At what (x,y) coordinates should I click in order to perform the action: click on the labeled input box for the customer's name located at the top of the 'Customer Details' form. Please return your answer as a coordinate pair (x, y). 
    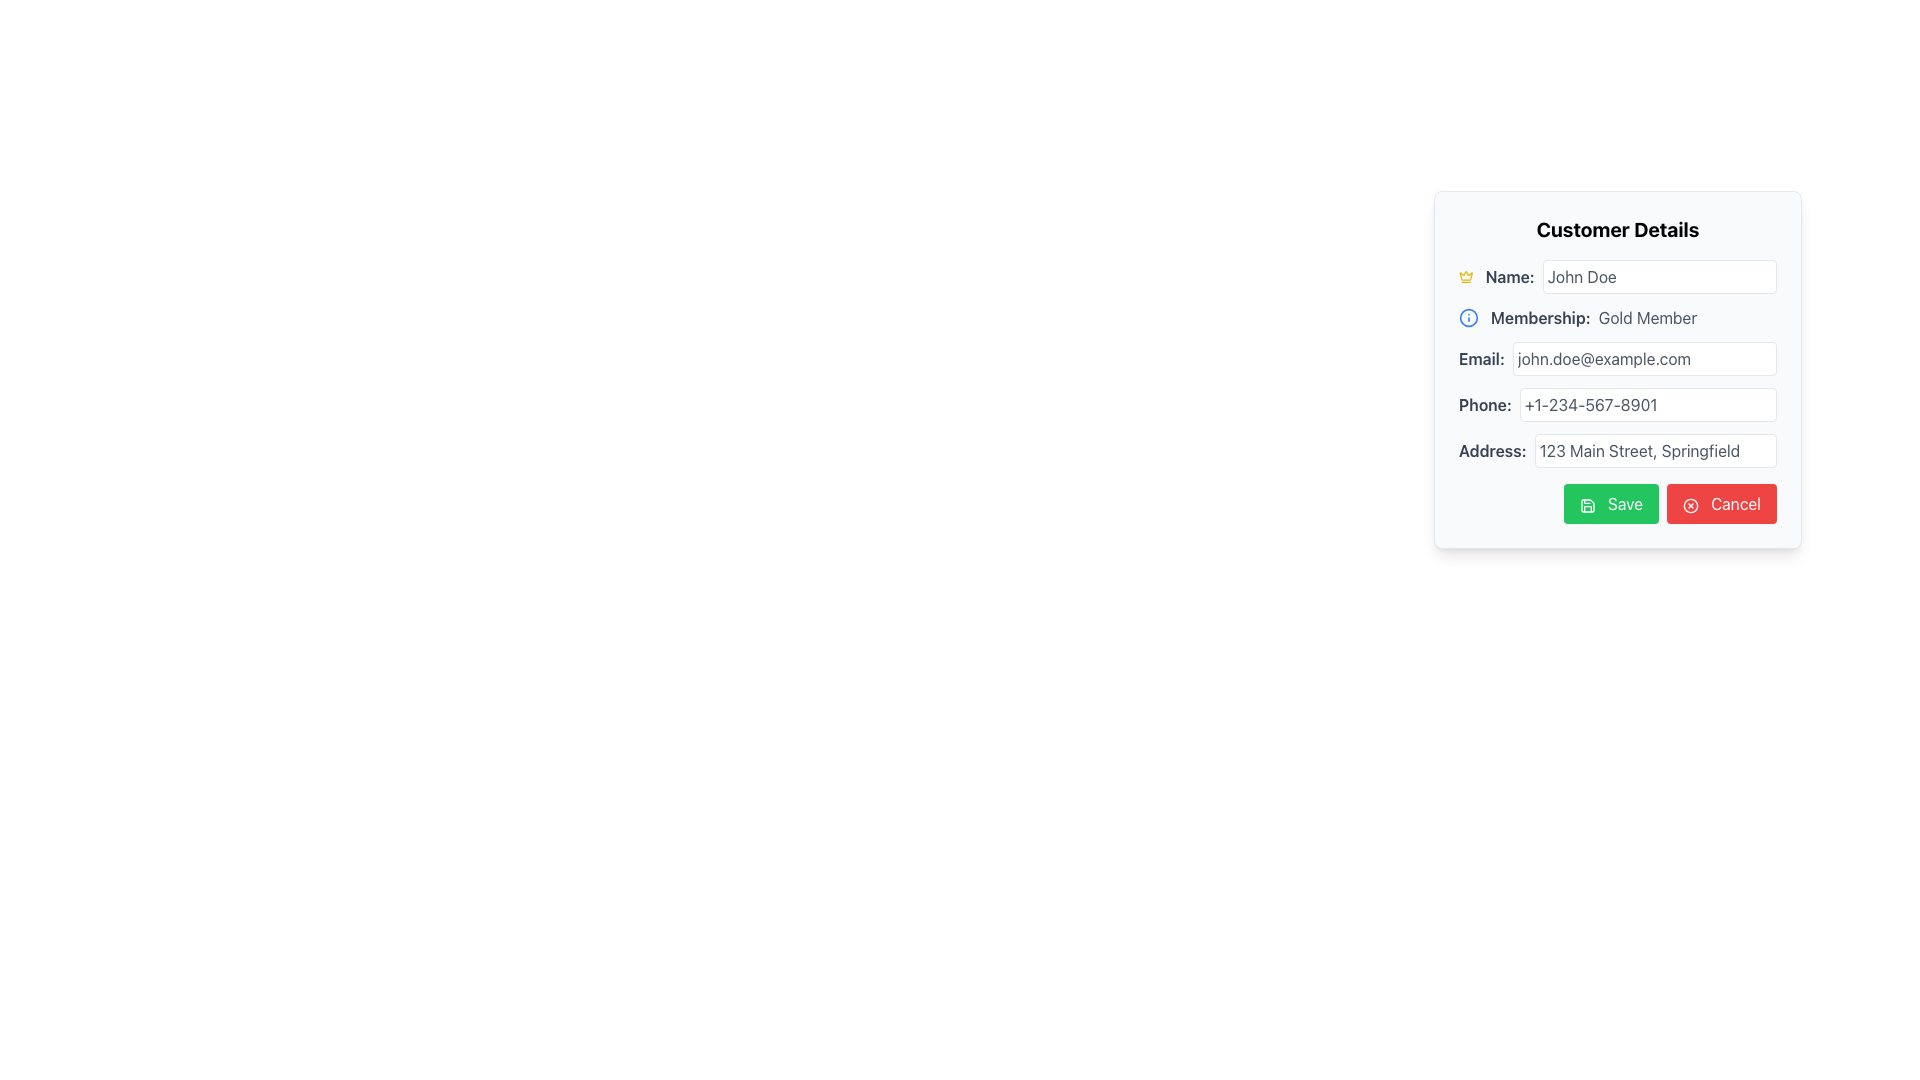
    Looking at the image, I should click on (1617, 277).